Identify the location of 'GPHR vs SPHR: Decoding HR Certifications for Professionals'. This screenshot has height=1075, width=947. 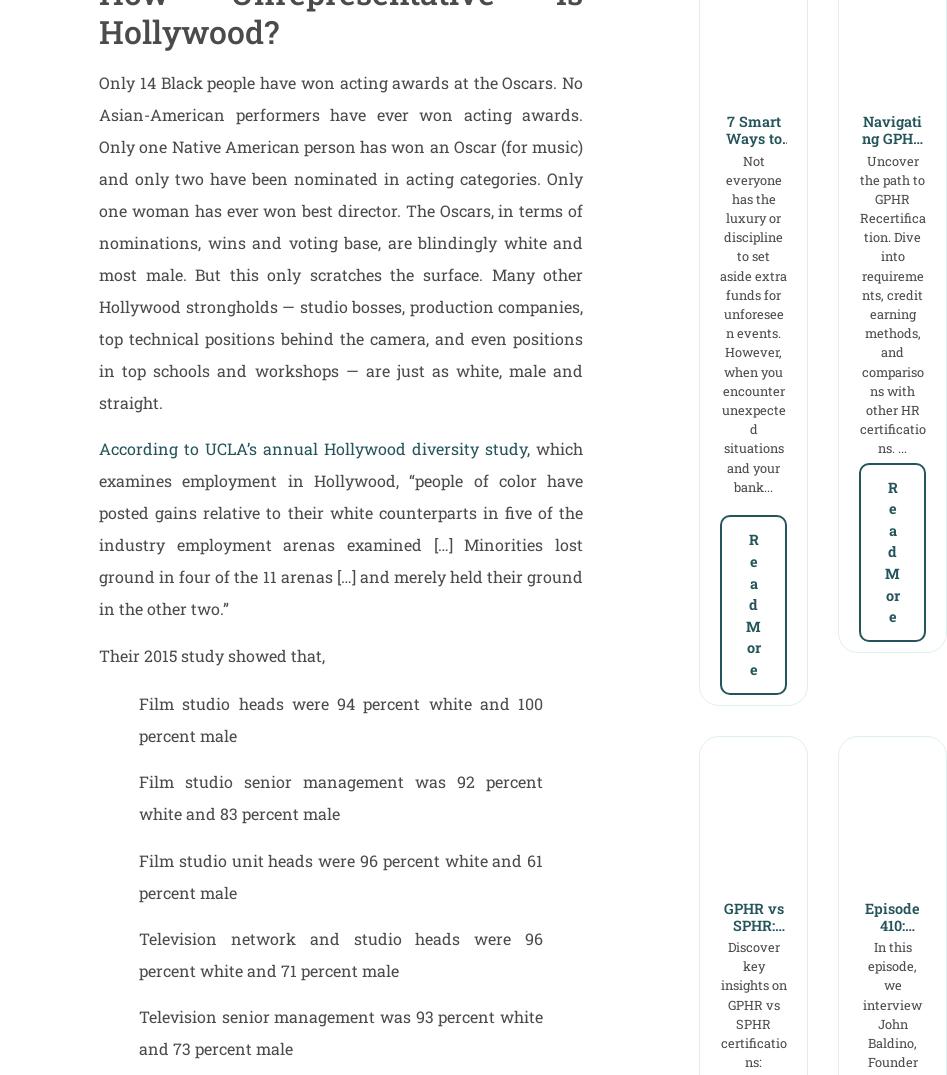
(752, 968).